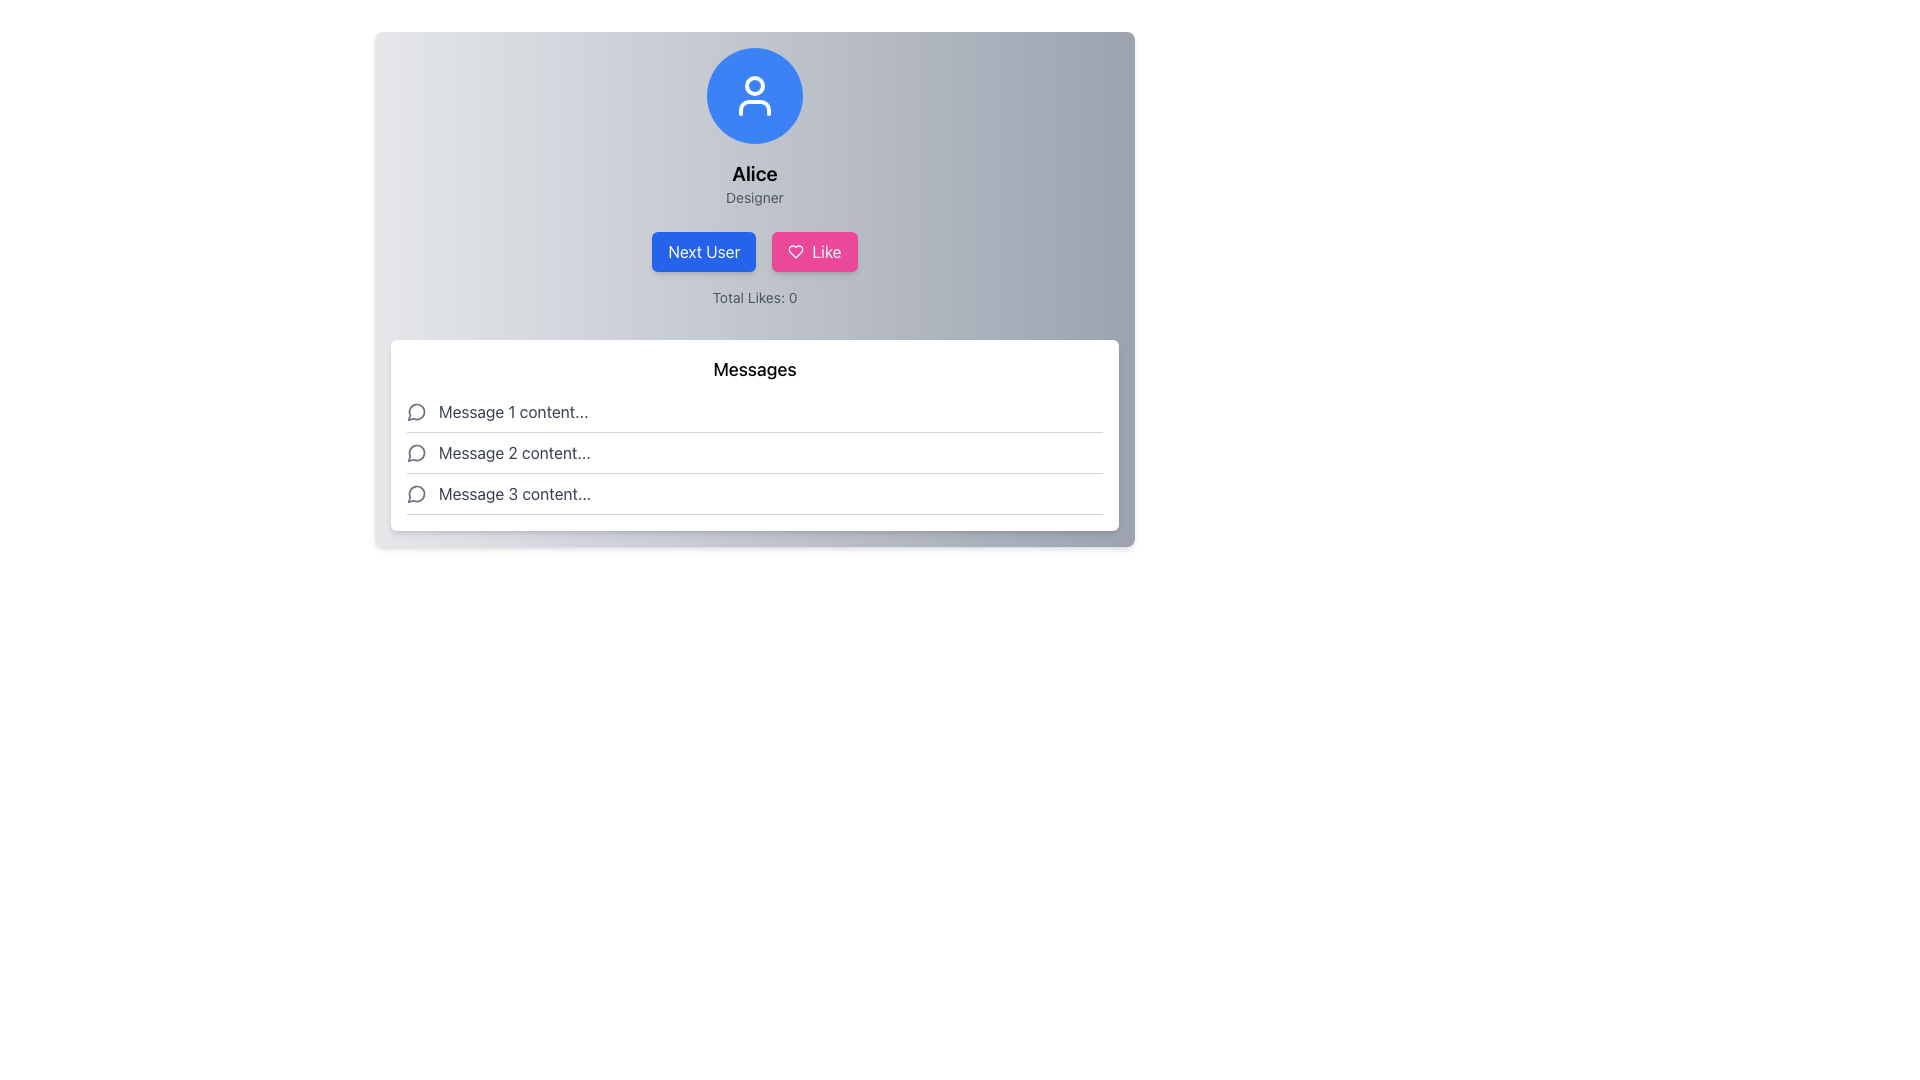 The width and height of the screenshot is (1920, 1080). What do you see at coordinates (416, 452) in the screenshot?
I see `the speech bubble icon that is gray and minimalist, located to the left of 'Message 2 content...' in the list of messages` at bounding box center [416, 452].